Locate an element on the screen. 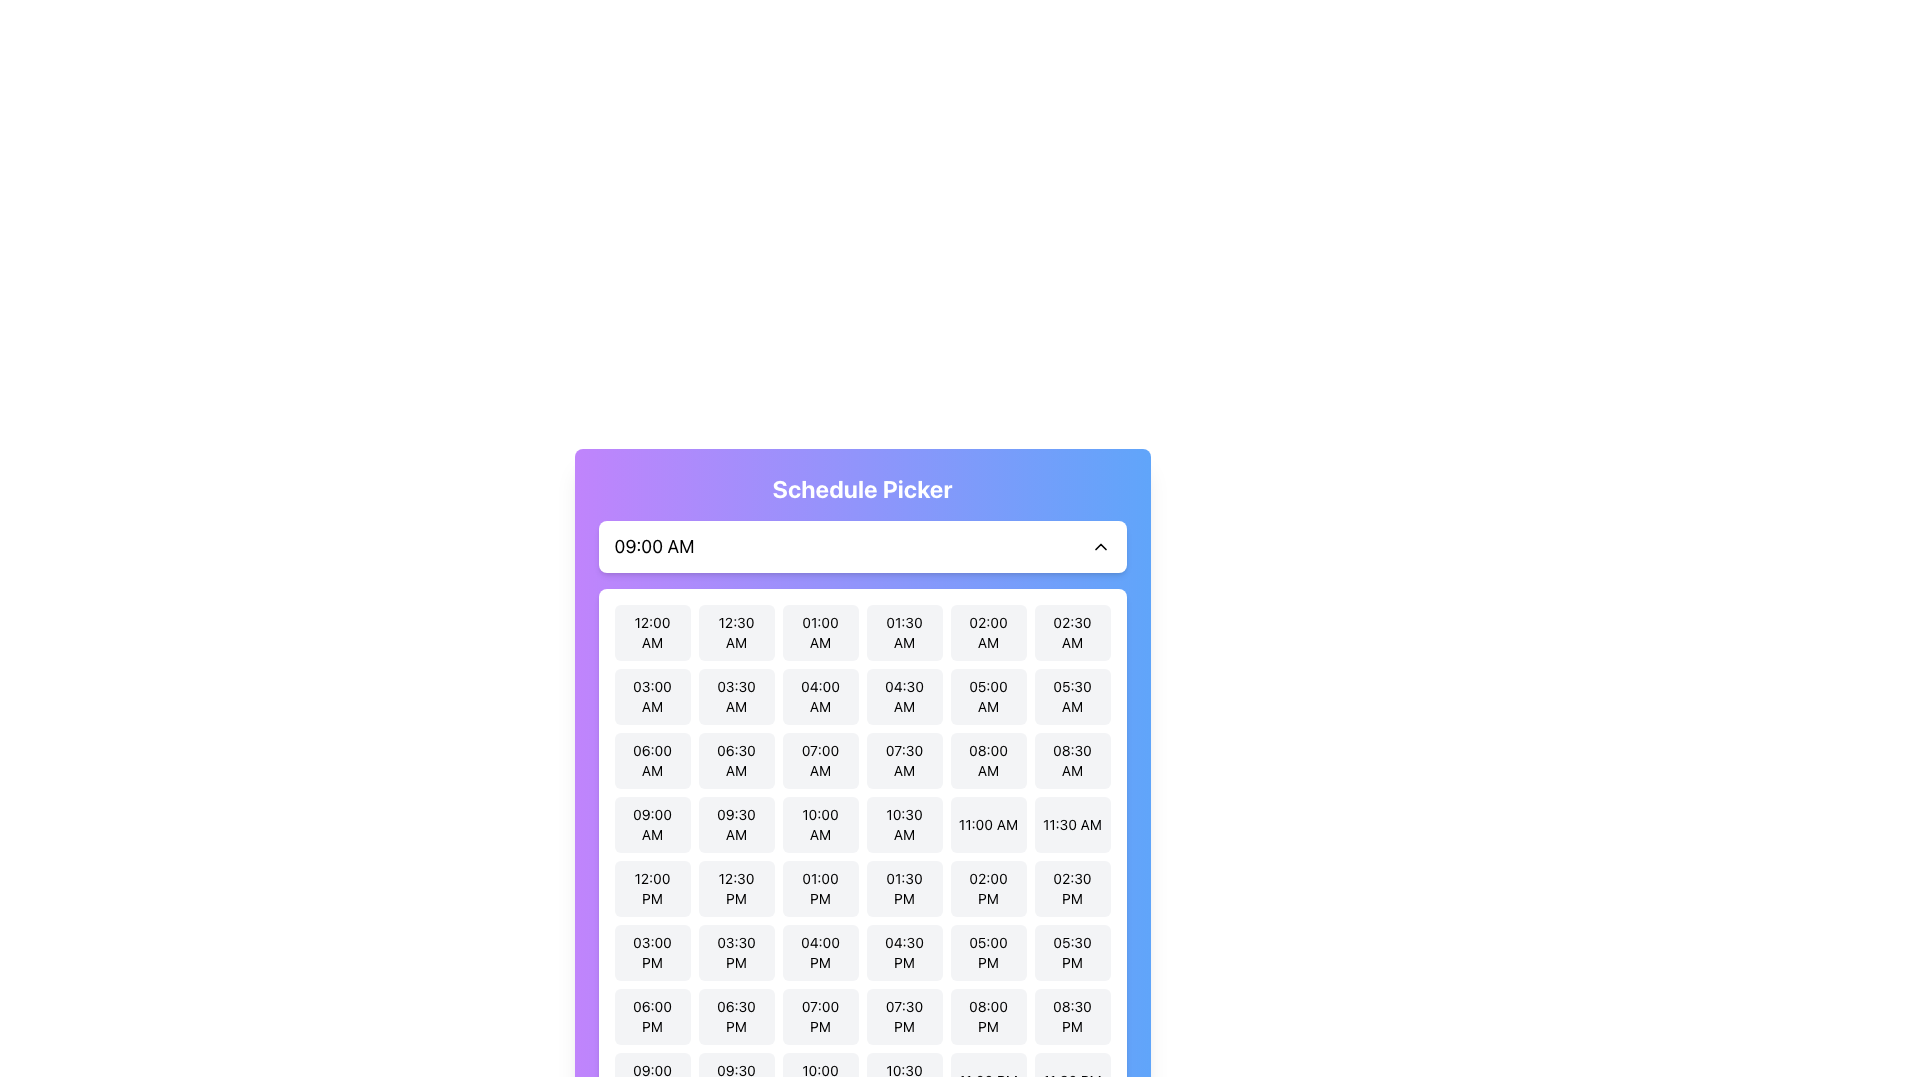  the Time slot button is located at coordinates (988, 887).